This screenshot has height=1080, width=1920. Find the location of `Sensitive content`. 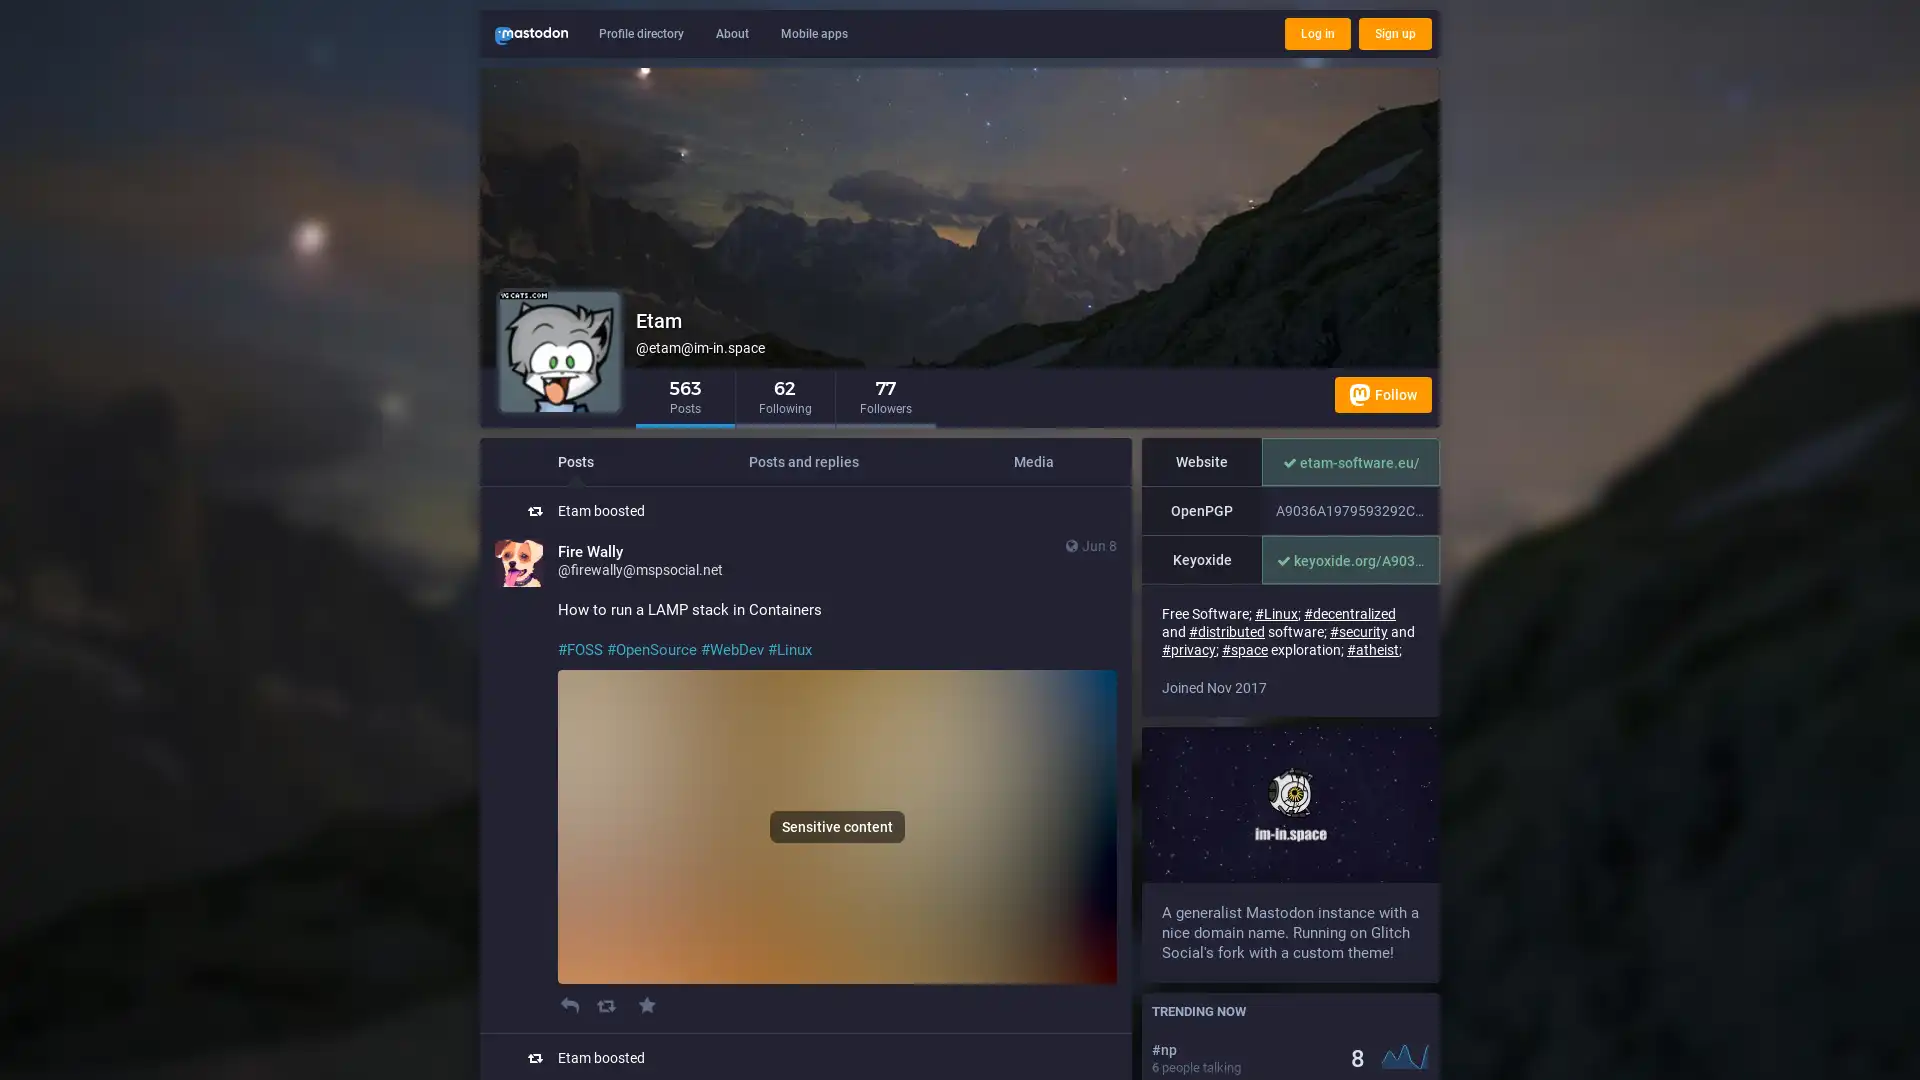

Sensitive content is located at coordinates (837, 826).